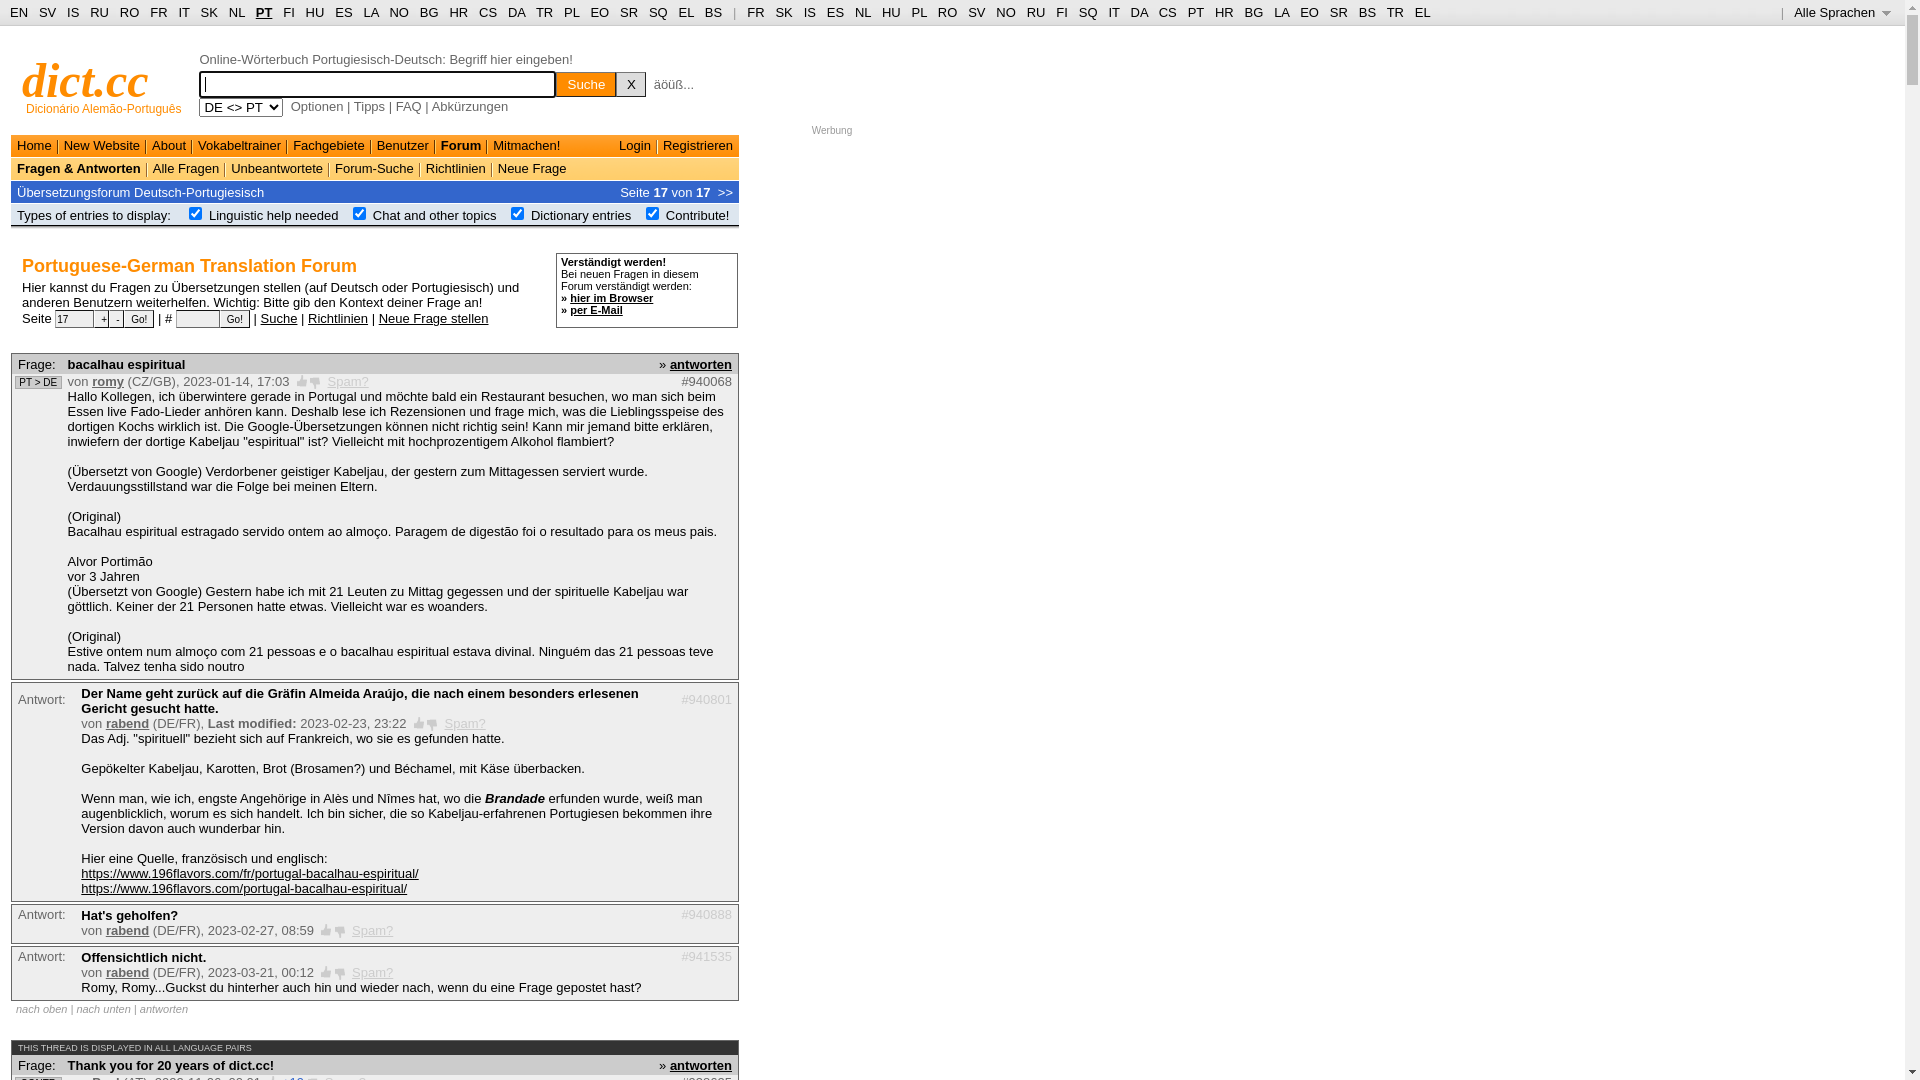  What do you see at coordinates (835, 12) in the screenshot?
I see `'ES'` at bounding box center [835, 12].